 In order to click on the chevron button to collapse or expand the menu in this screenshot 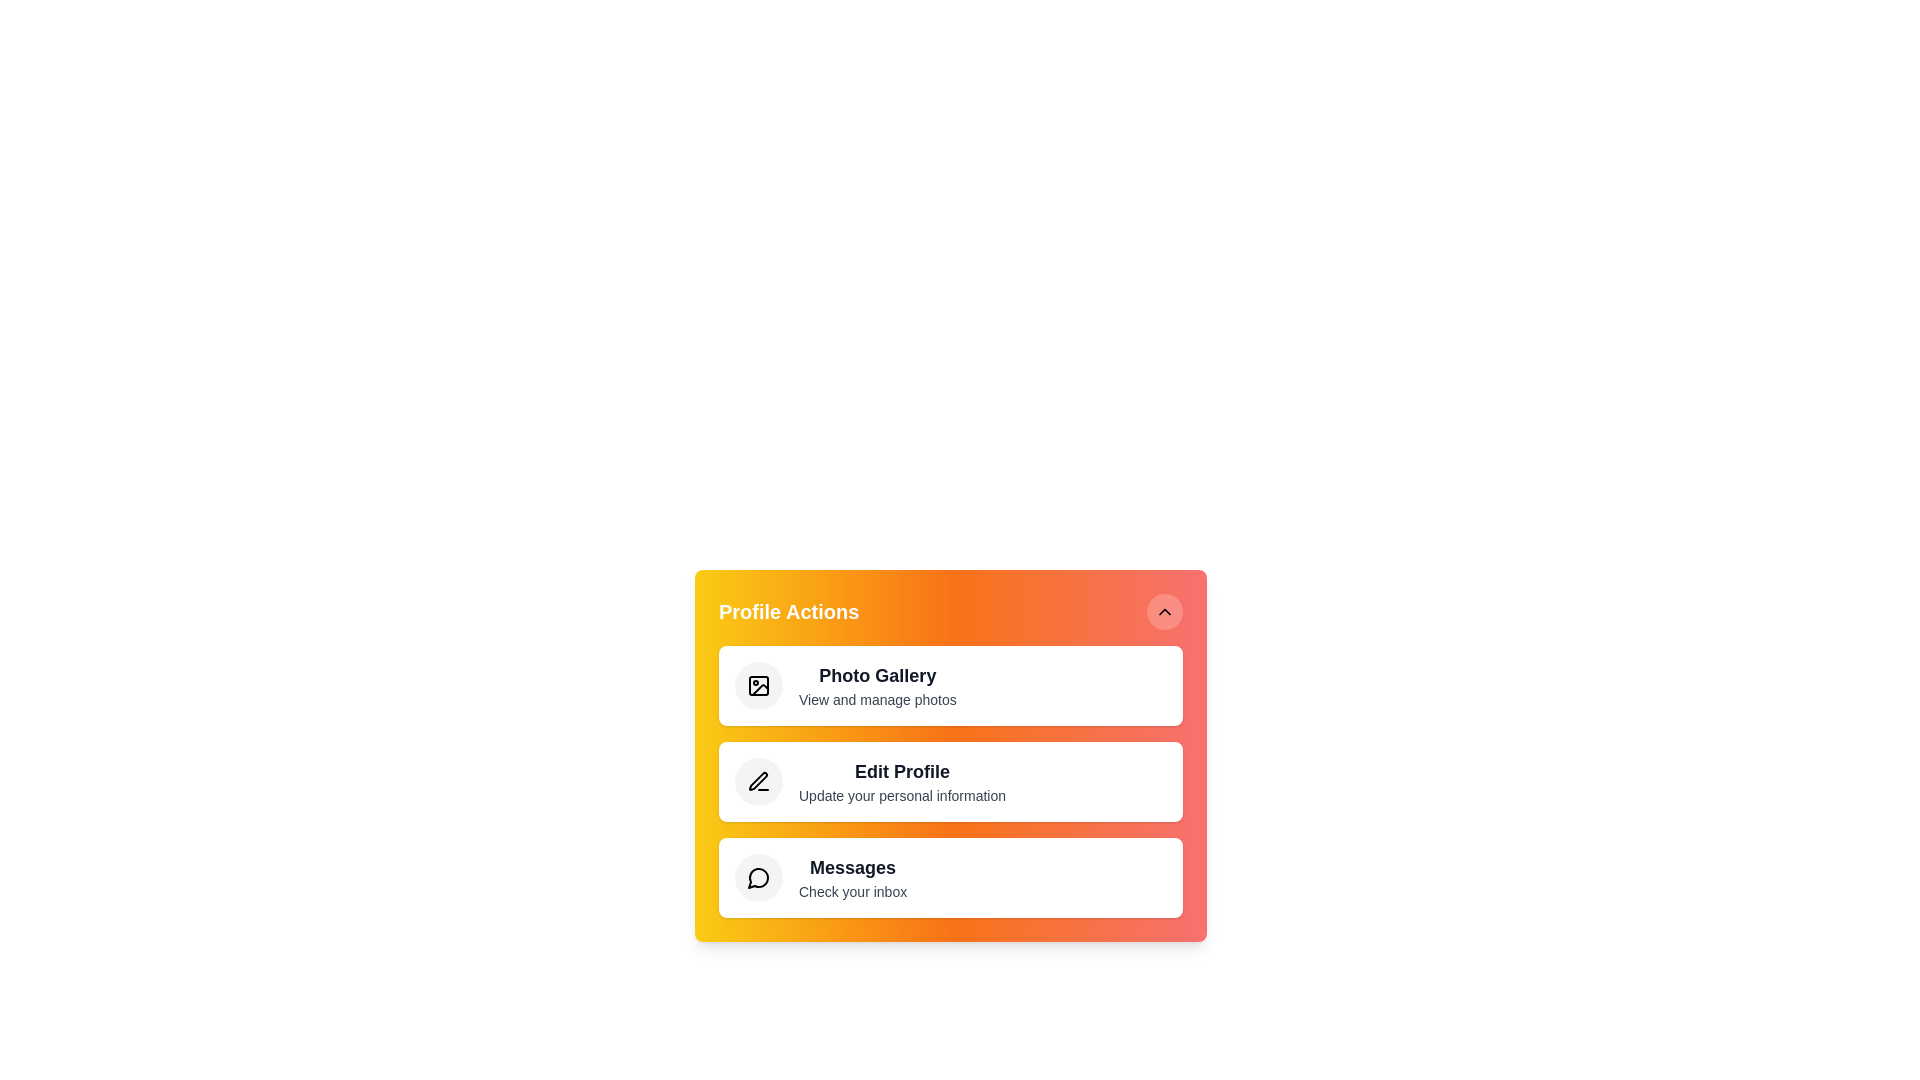, I will do `click(1165, 611)`.